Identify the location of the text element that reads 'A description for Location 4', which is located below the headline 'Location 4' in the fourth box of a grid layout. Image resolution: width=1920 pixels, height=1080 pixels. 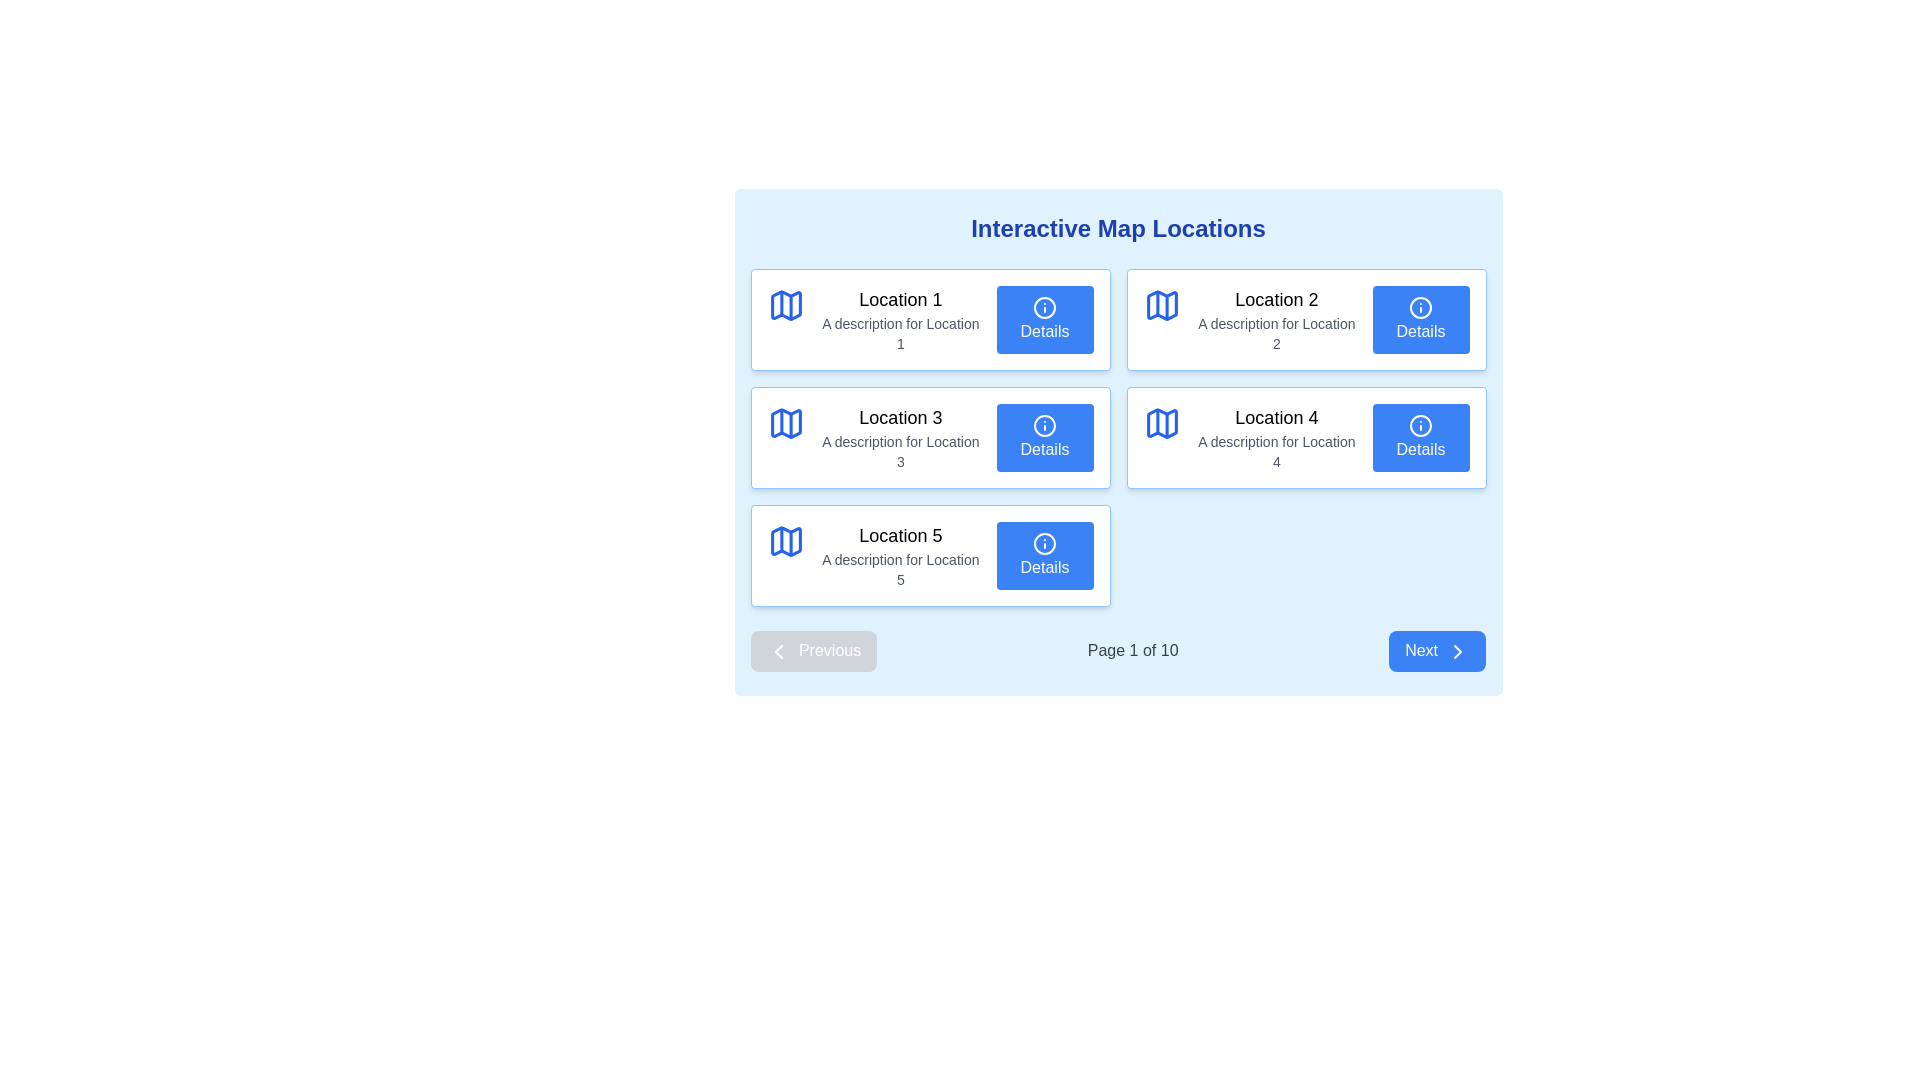
(1275, 451).